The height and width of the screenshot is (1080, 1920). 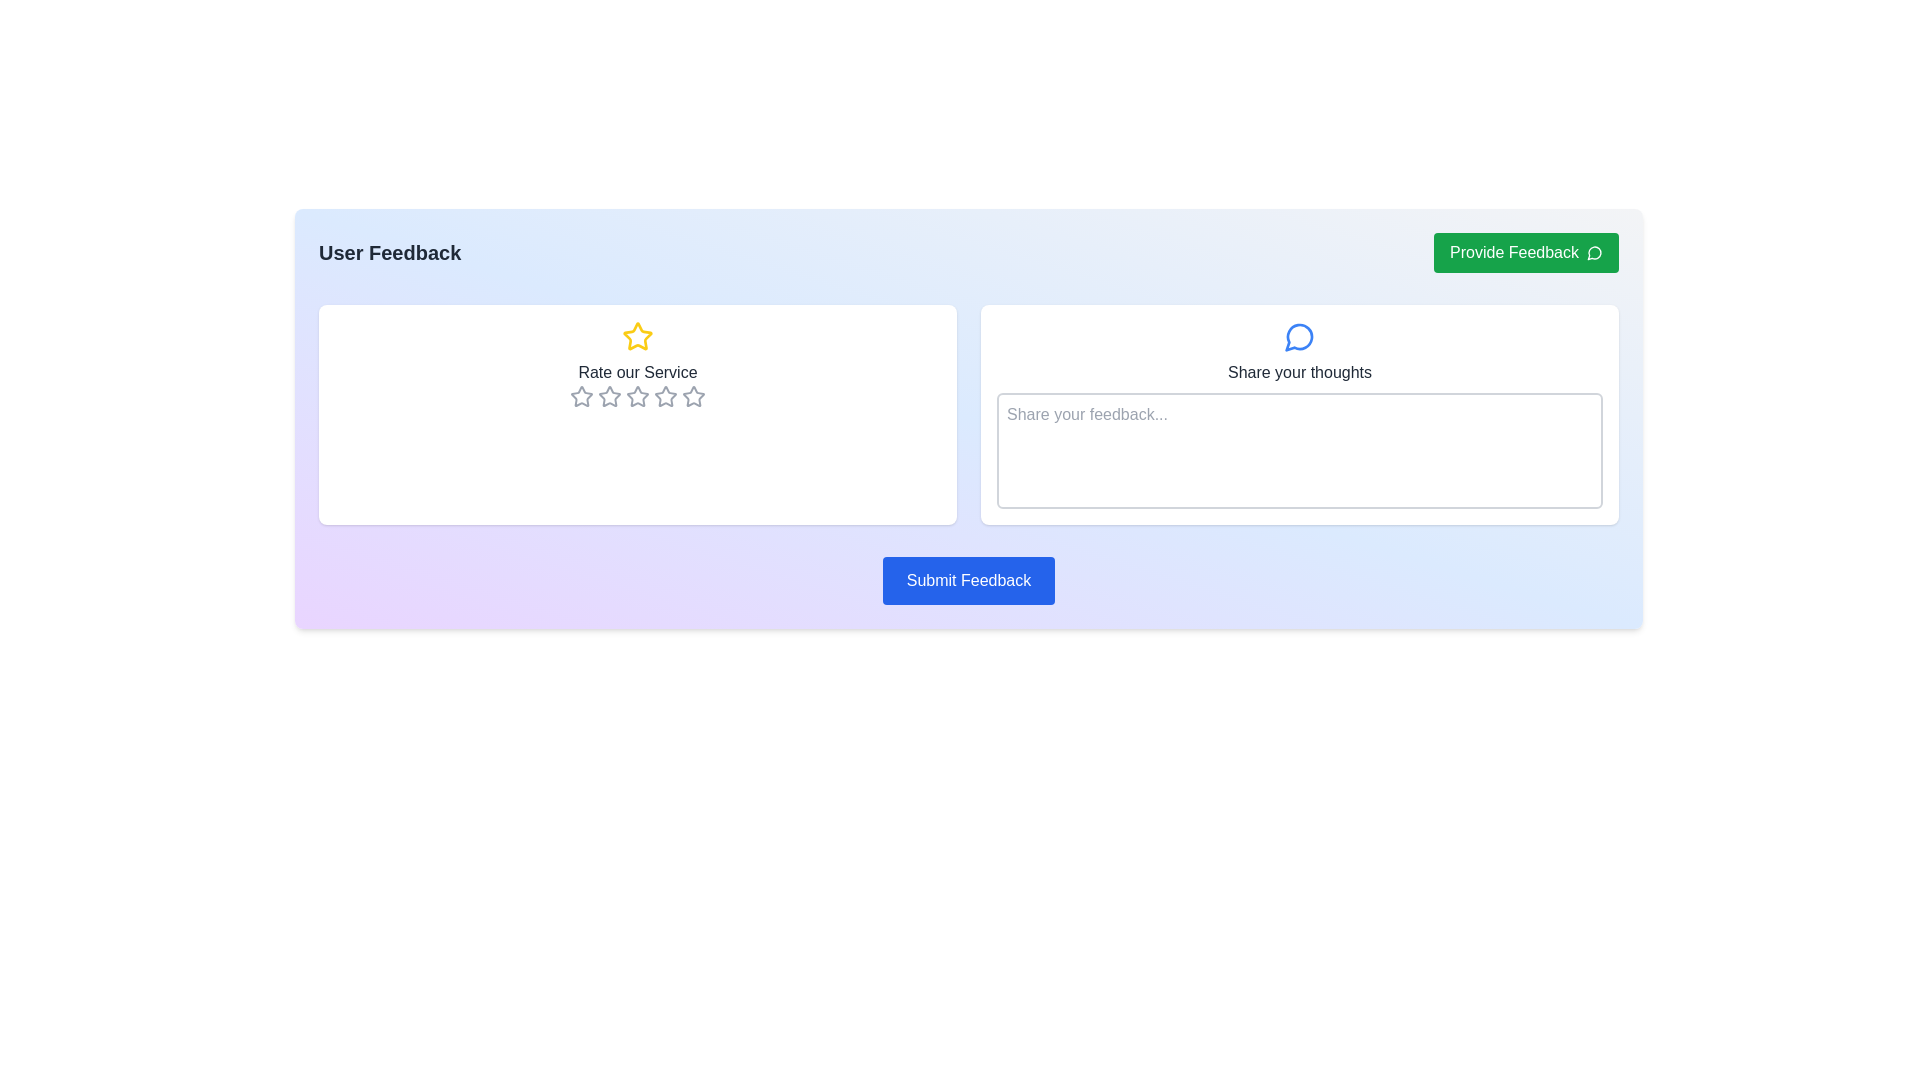 I want to click on the fifth star-shaped icon in the star rating section under the 'Rate our Service' heading, so click(x=694, y=397).